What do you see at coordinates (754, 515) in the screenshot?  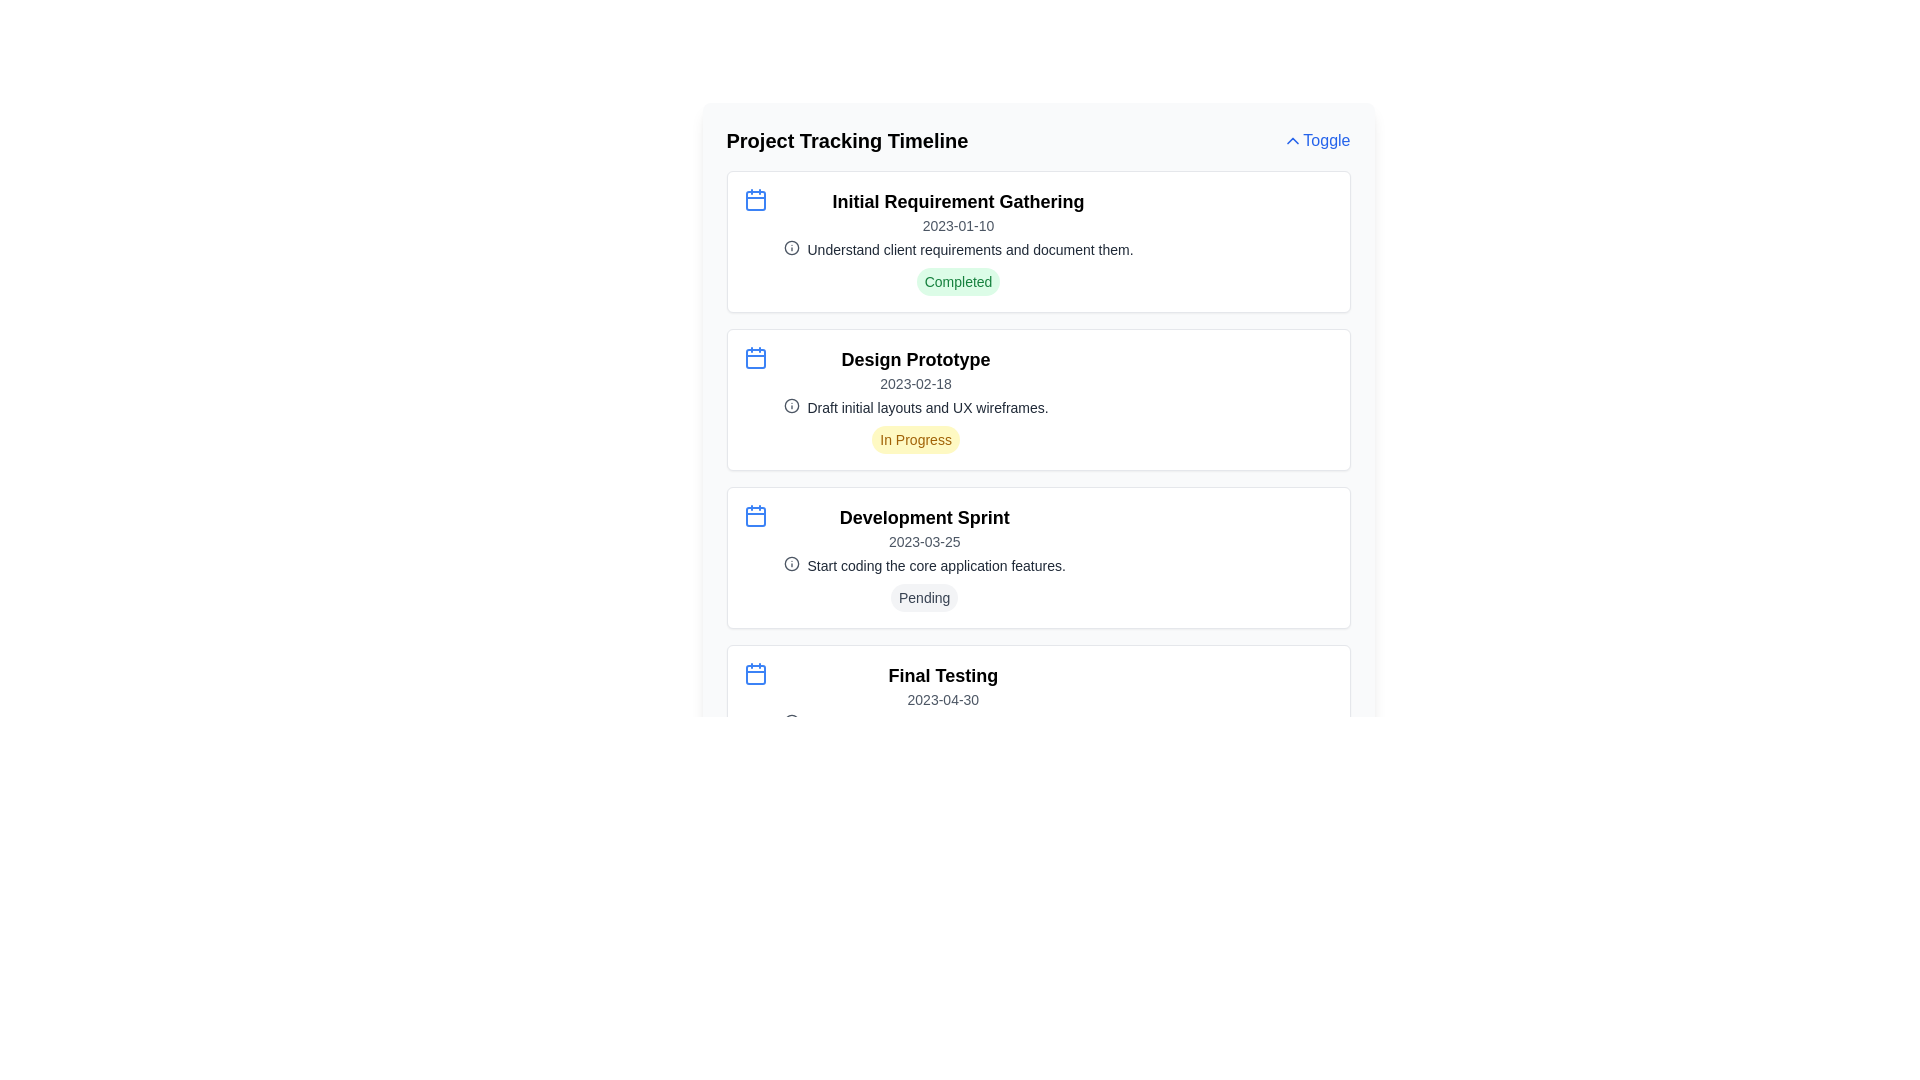 I see `the blue calendar icon located at the start of the 'Development Sprint' section, positioned to the left of the title and description text` at bounding box center [754, 515].